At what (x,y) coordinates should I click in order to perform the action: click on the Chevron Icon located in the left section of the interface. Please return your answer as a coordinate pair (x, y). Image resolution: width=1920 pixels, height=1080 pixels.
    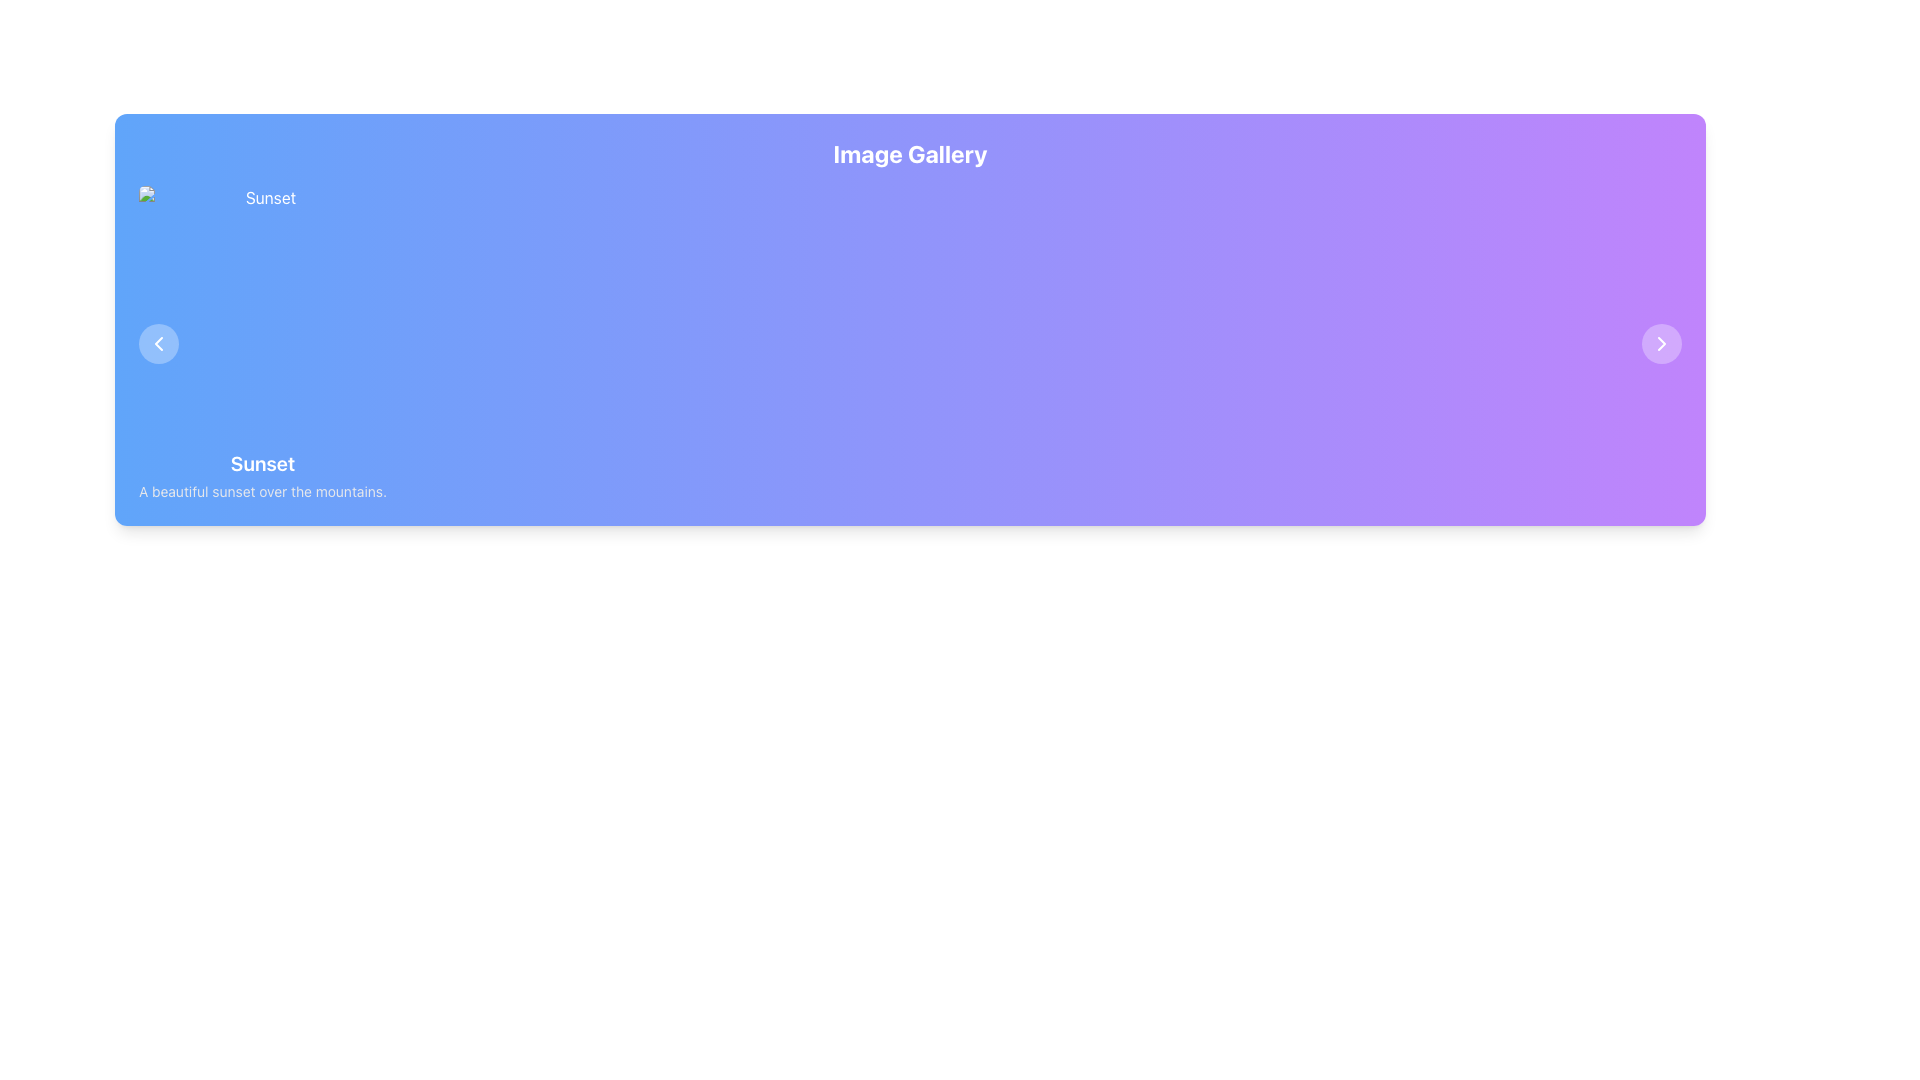
    Looking at the image, I should click on (157, 342).